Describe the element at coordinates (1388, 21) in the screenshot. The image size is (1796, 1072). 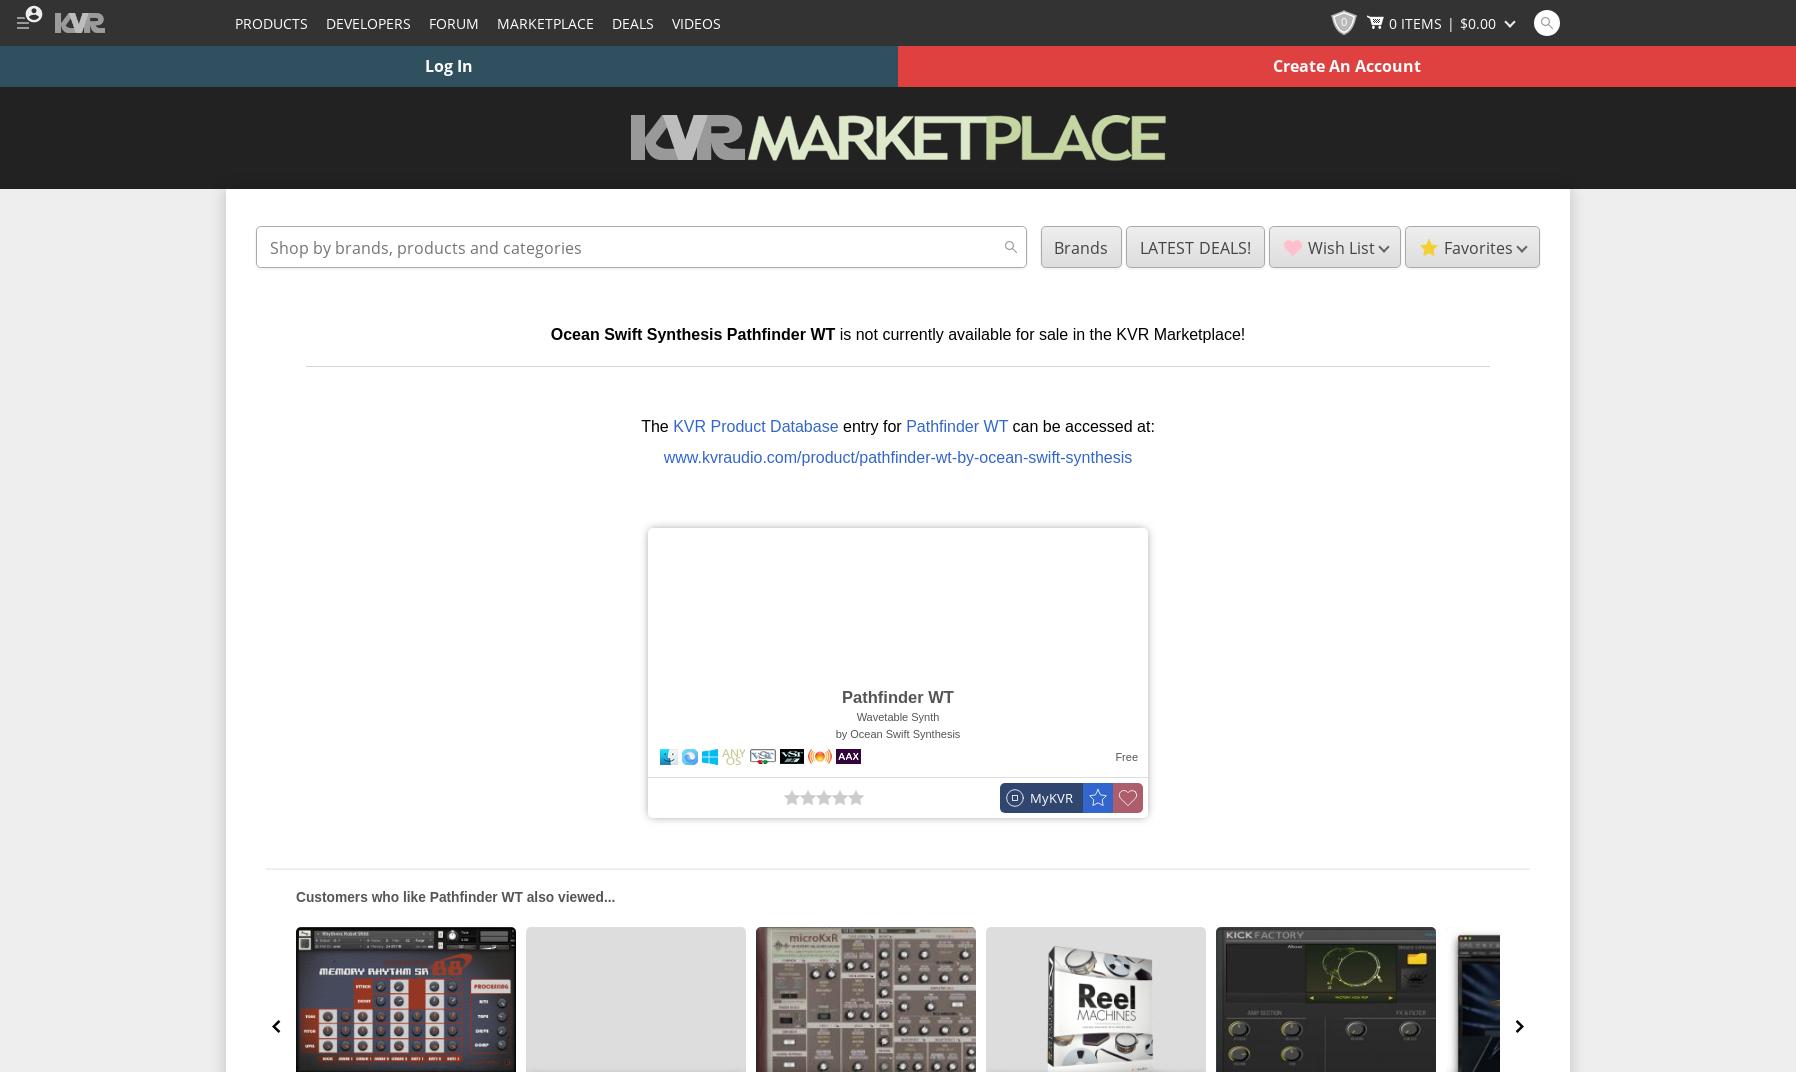
I see `'0 items'` at that location.